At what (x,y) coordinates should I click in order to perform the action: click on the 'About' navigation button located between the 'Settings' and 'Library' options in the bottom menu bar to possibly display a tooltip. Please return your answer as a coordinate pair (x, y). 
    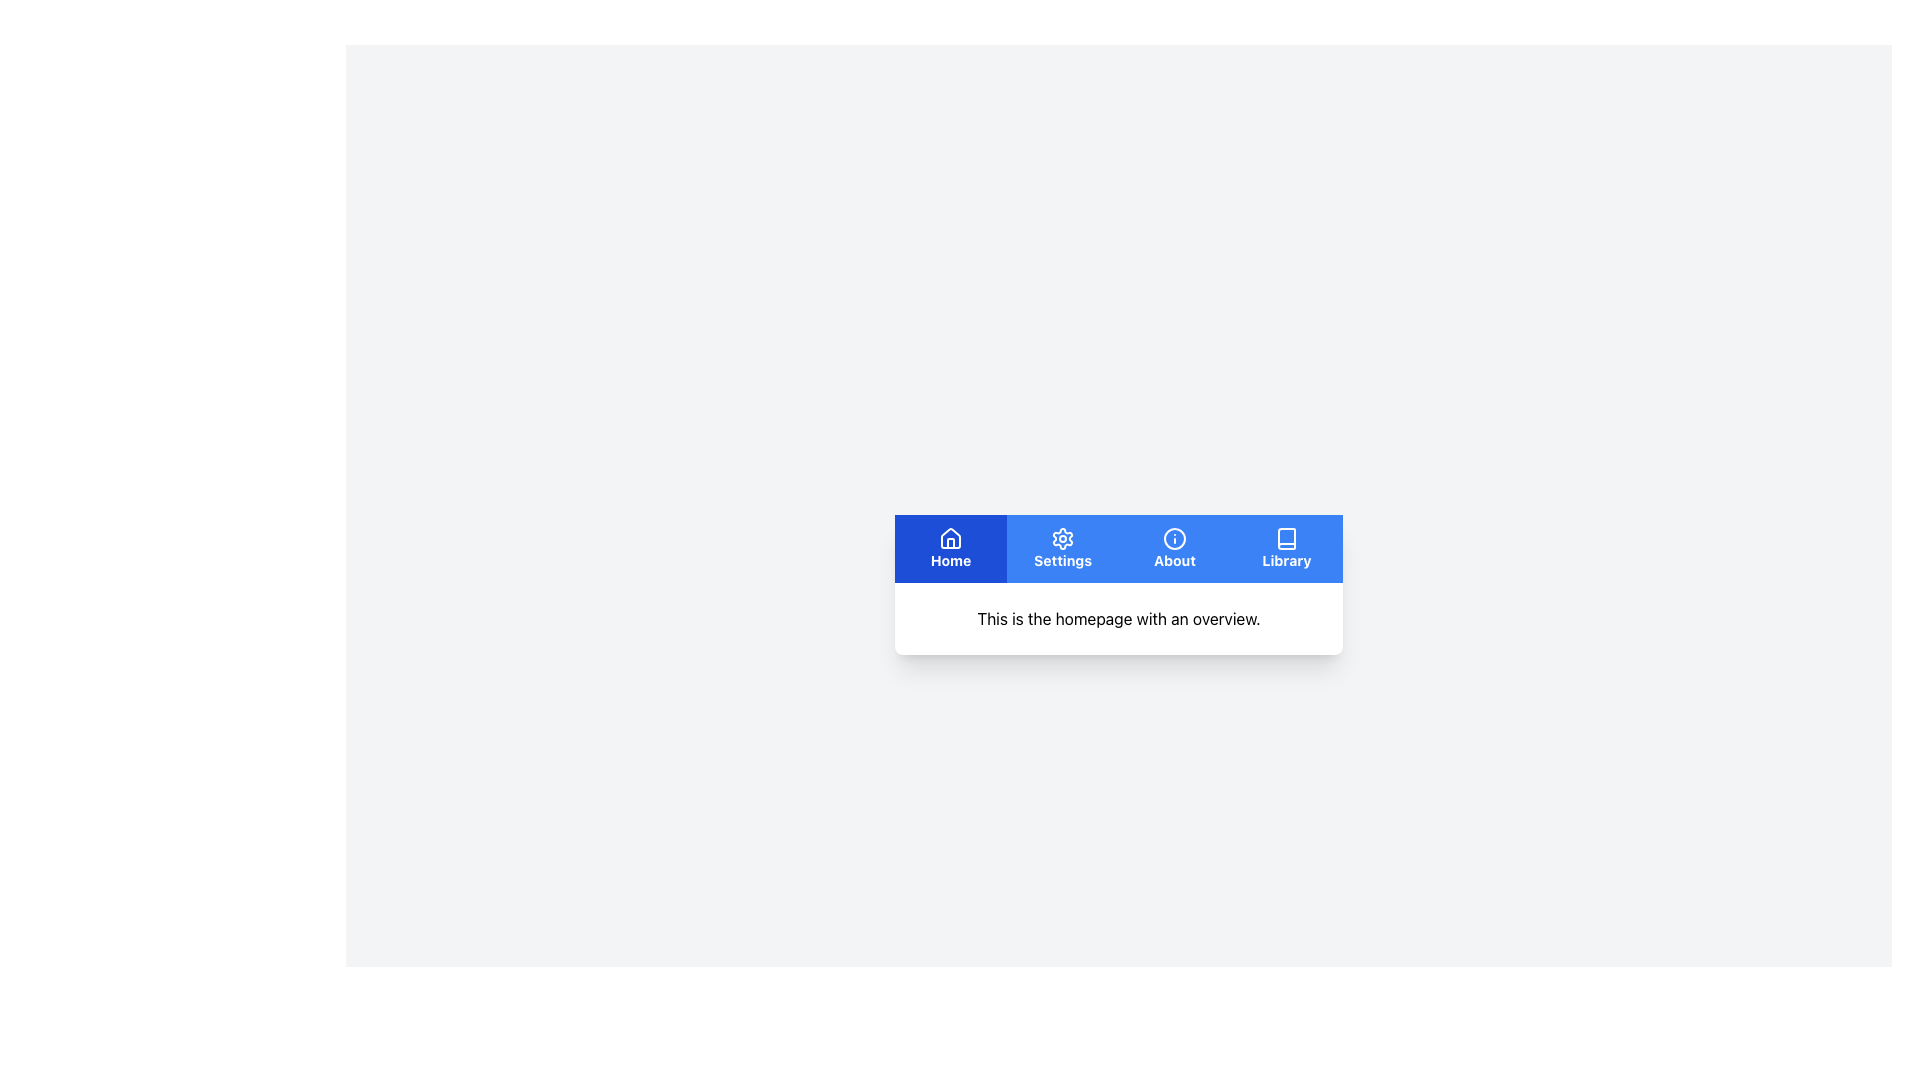
    Looking at the image, I should click on (1175, 548).